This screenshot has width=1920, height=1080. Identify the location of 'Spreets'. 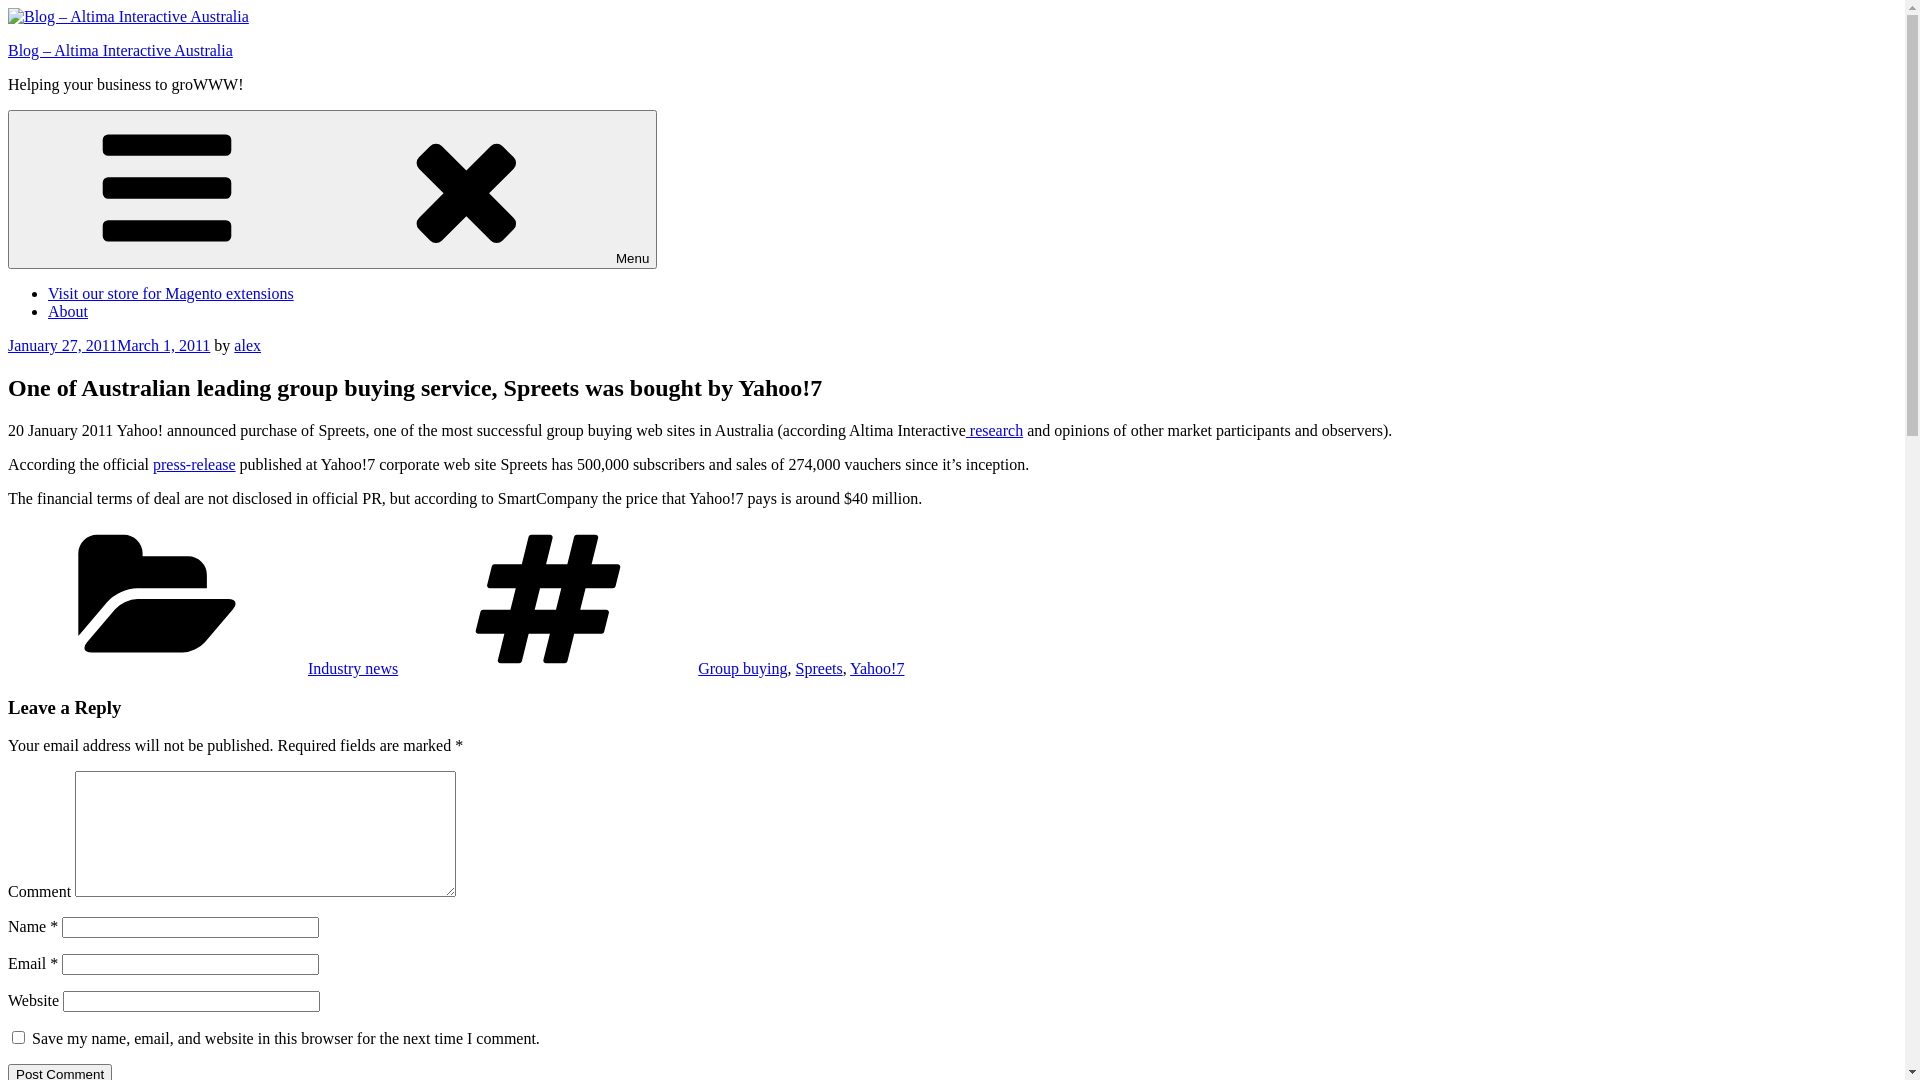
(795, 668).